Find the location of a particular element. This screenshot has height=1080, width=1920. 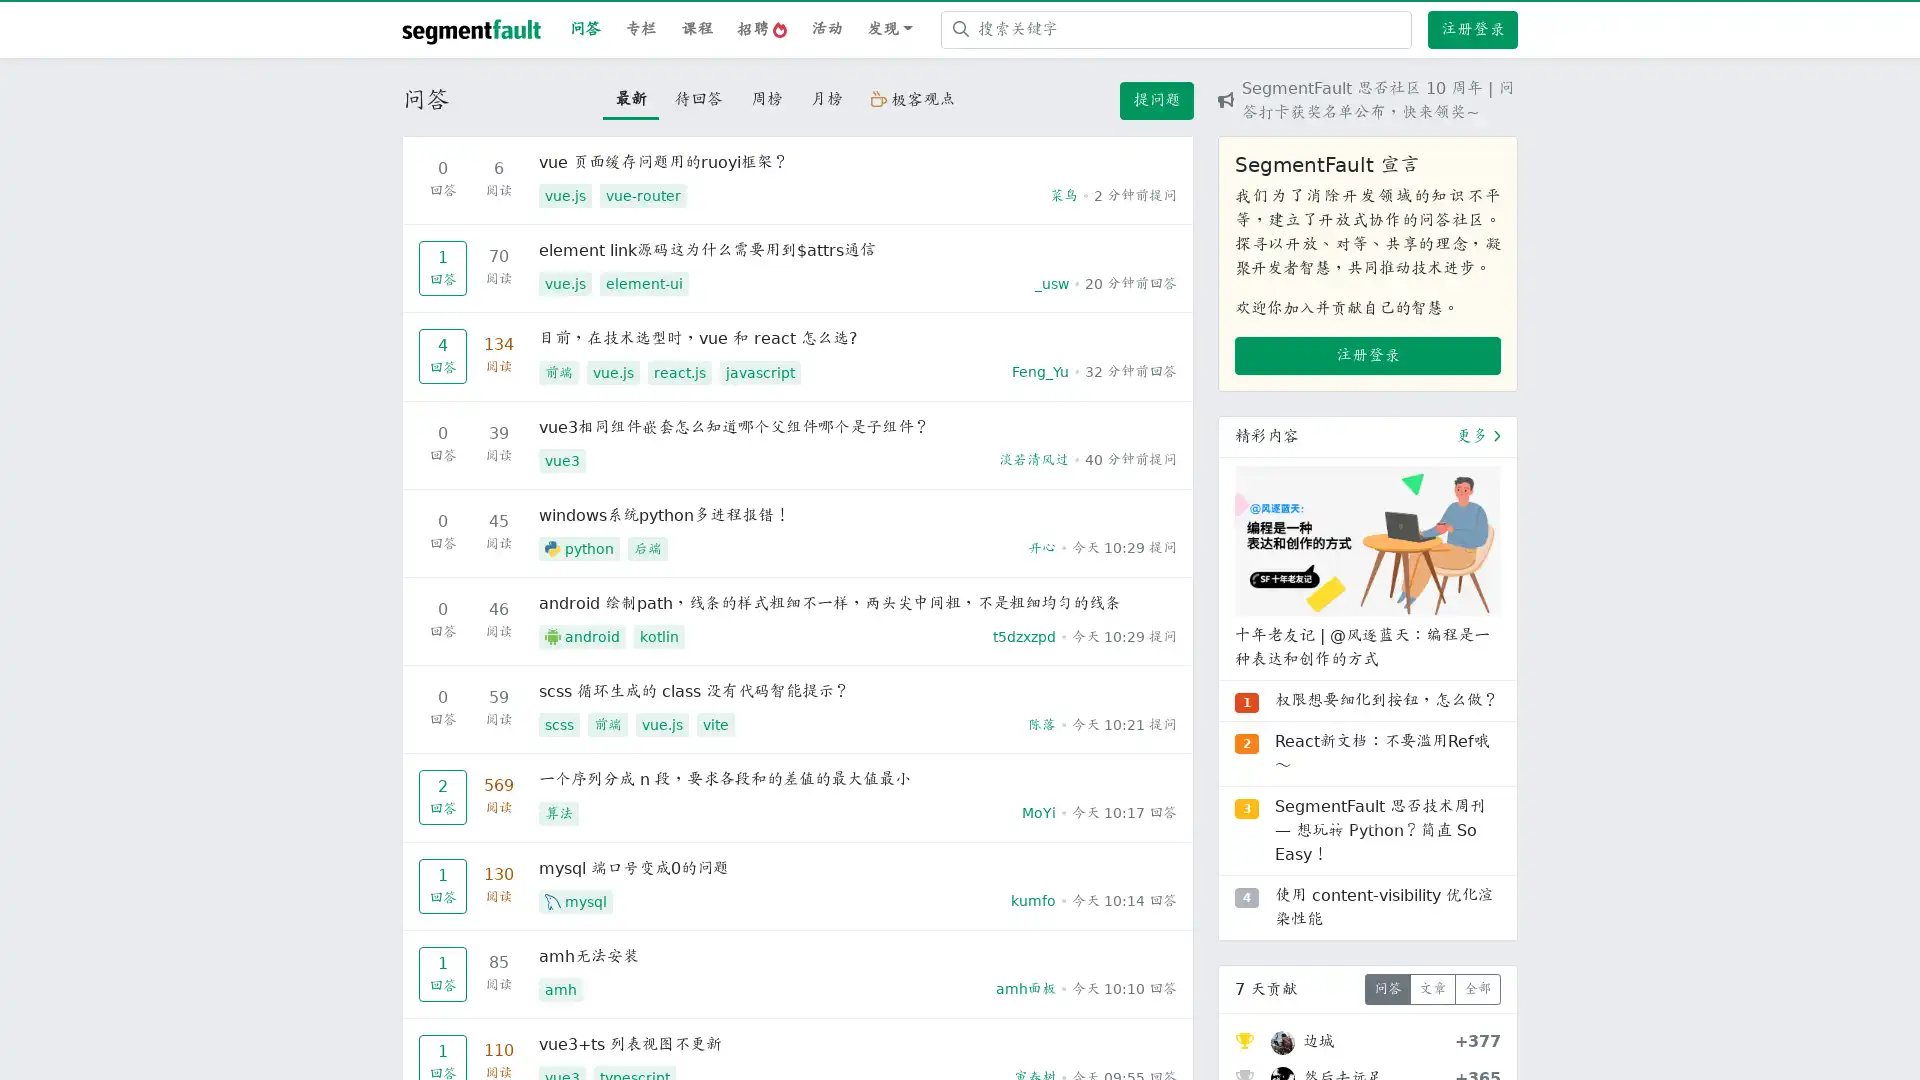

Slide 2 is located at coordinates (1367, 826).